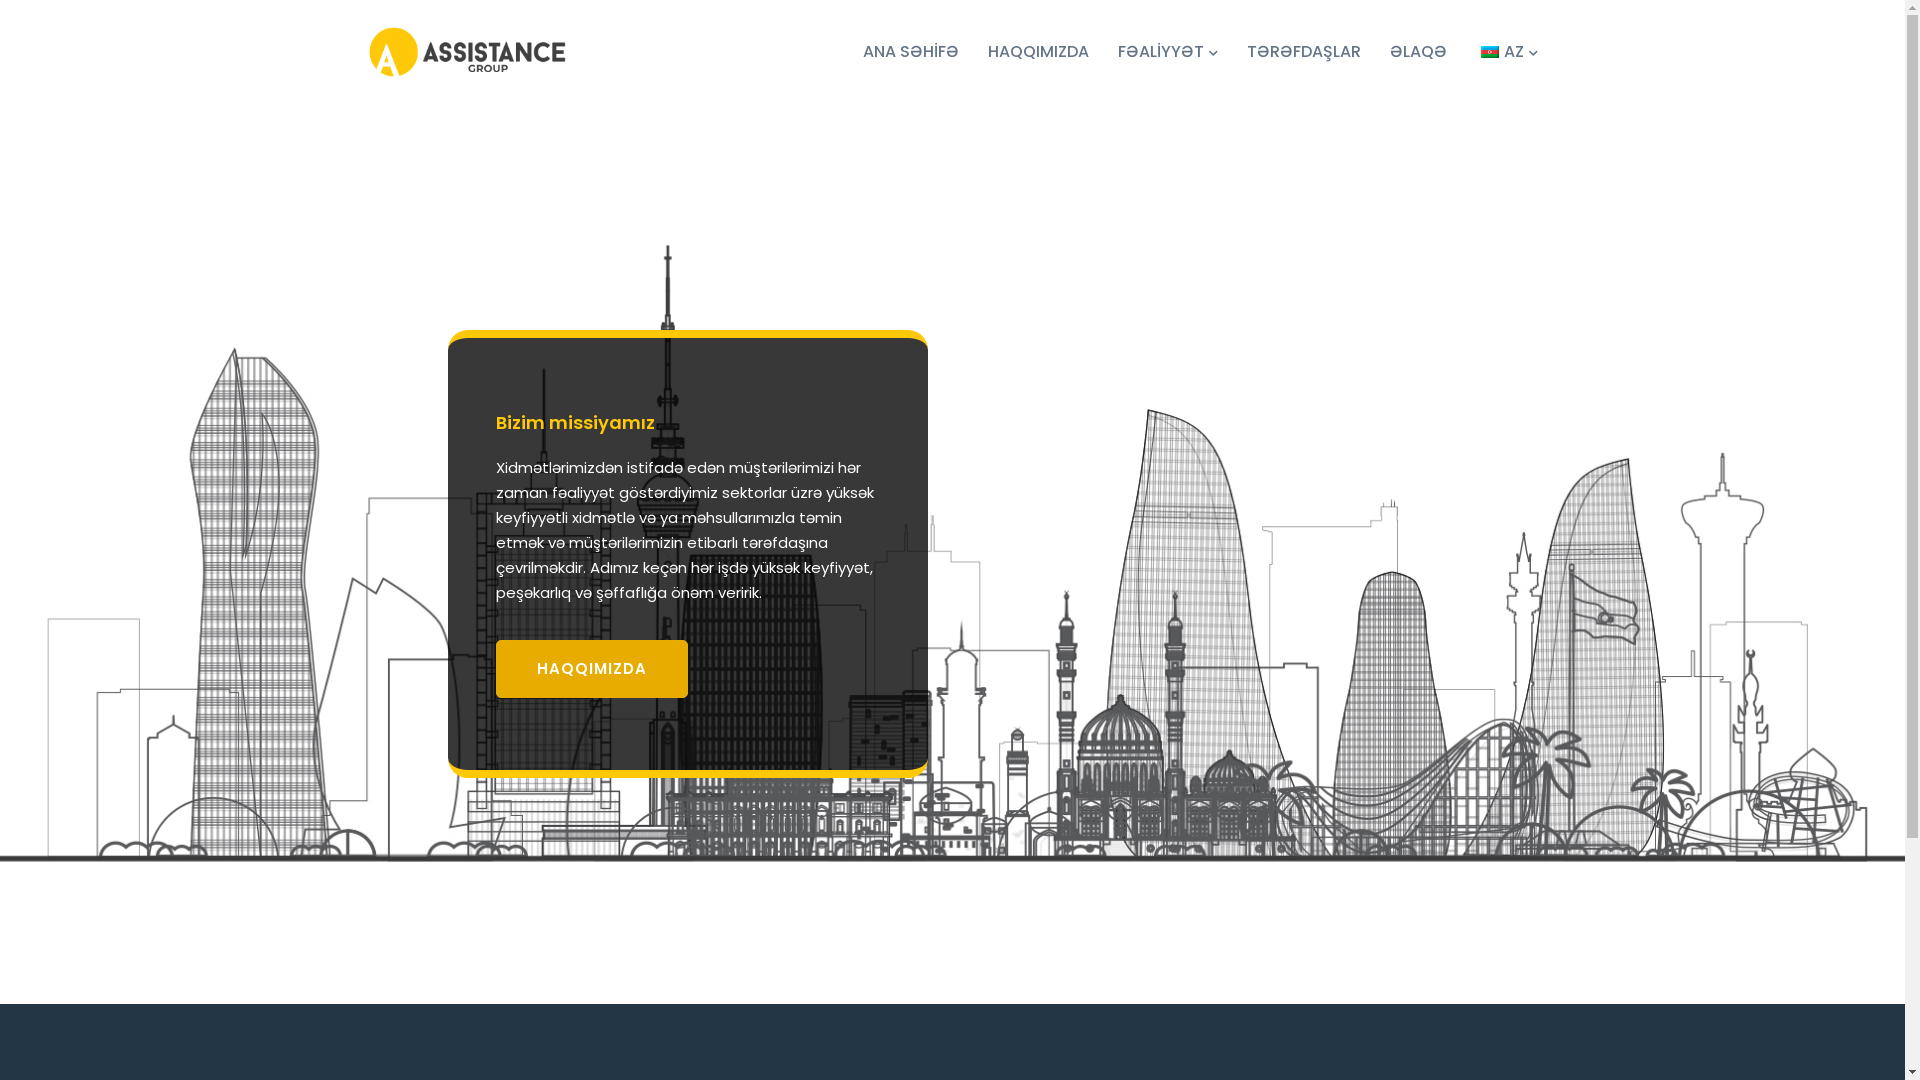 The image size is (1920, 1080). What do you see at coordinates (1476, 50) in the screenshot?
I see `'AZ'` at bounding box center [1476, 50].